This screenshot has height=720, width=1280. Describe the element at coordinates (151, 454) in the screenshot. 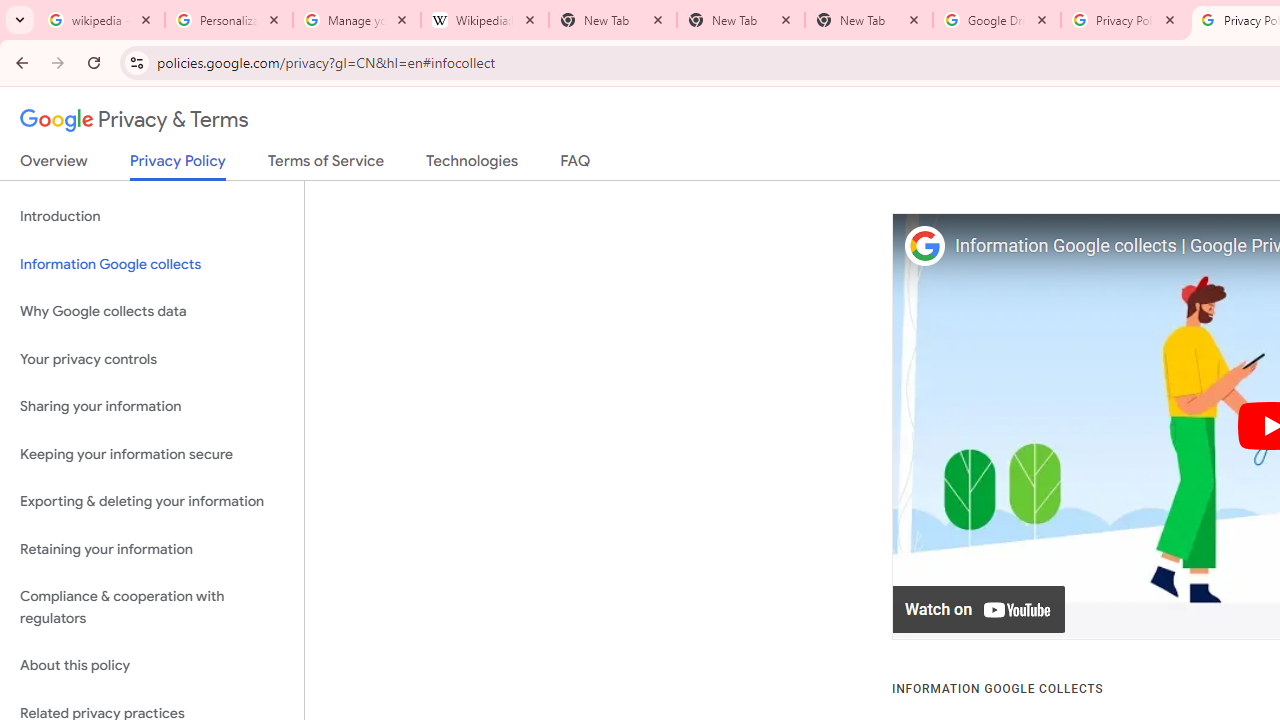

I see `'Keeping your information secure'` at that location.